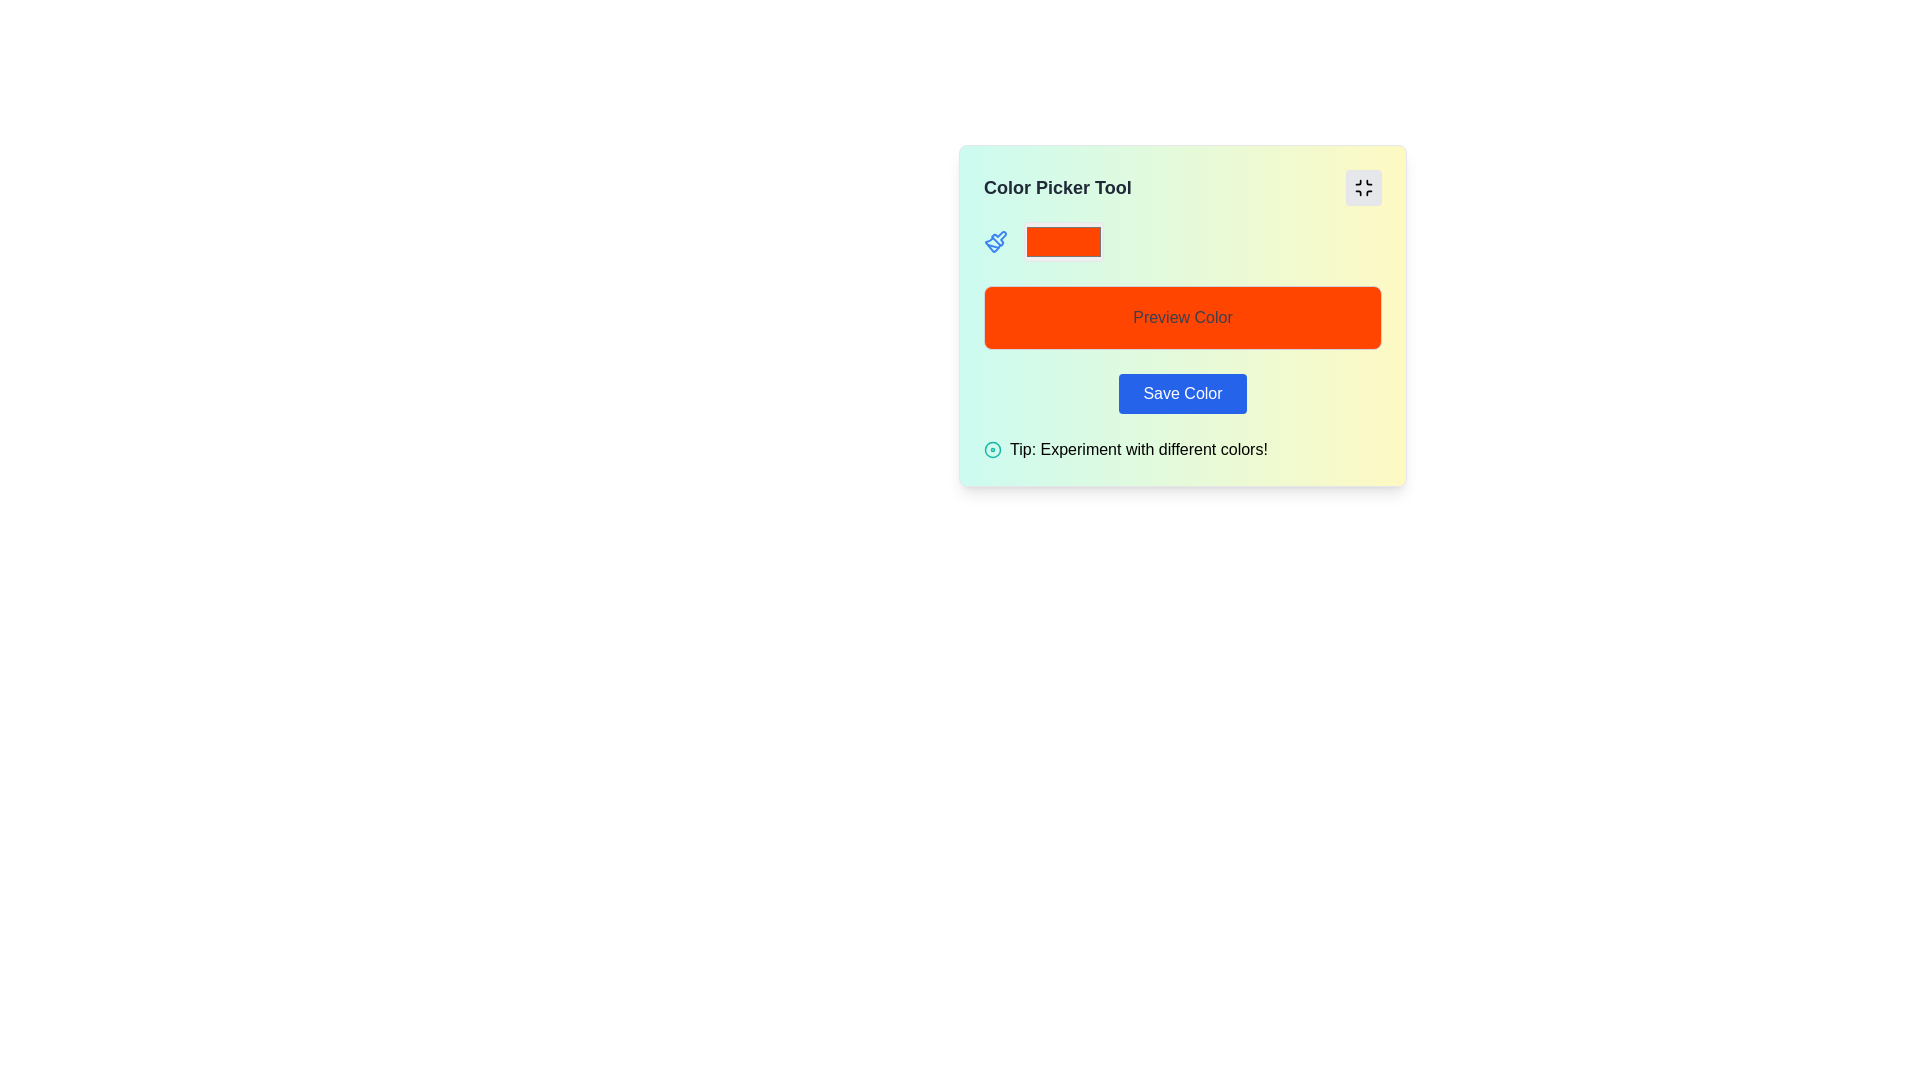 The width and height of the screenshot is (1920, 1080). Describe the element at coordinates (1362, 188) in the screenshot. I see `the minimize button located in the top-right corner of the interface to minimize the UI component` at that location.